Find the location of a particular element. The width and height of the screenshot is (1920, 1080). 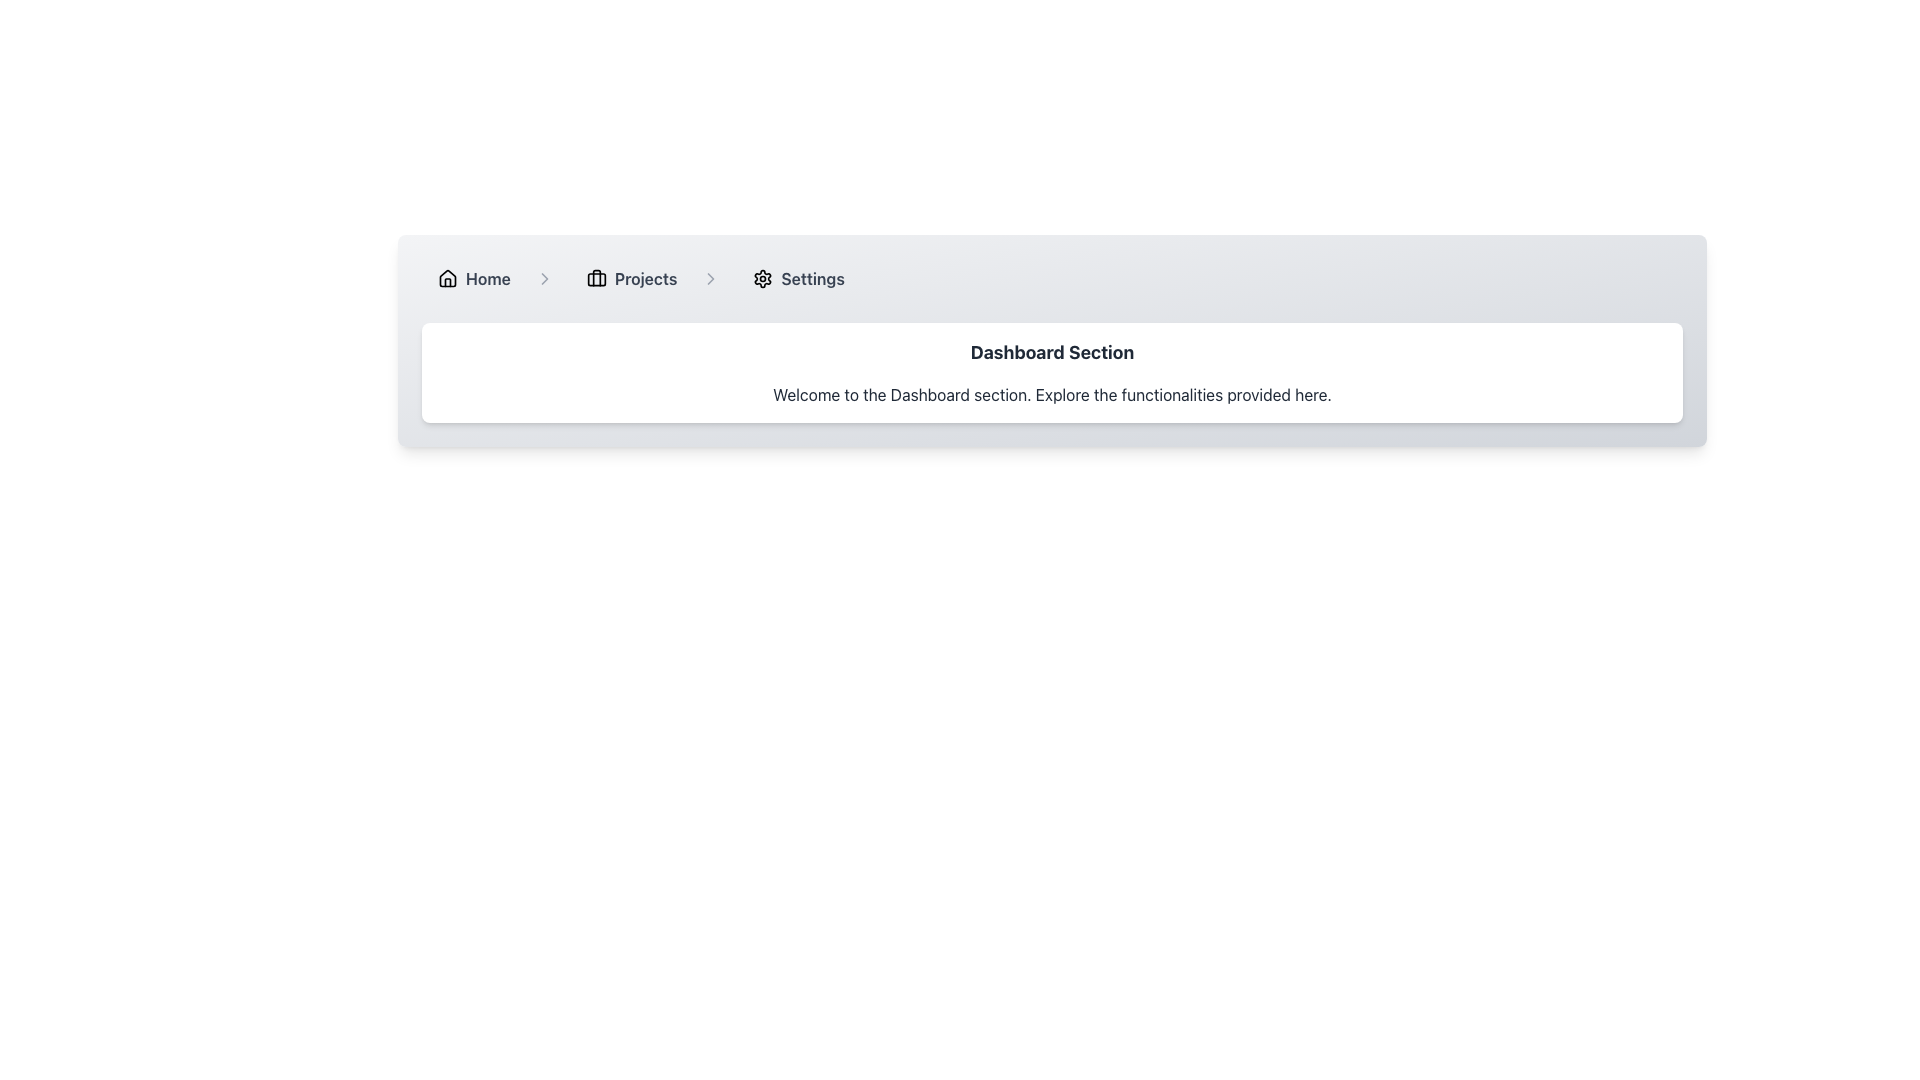

the clickable text label located in the horizontal menu bar to the right of the gear icon is located at coordinates (813, 278).